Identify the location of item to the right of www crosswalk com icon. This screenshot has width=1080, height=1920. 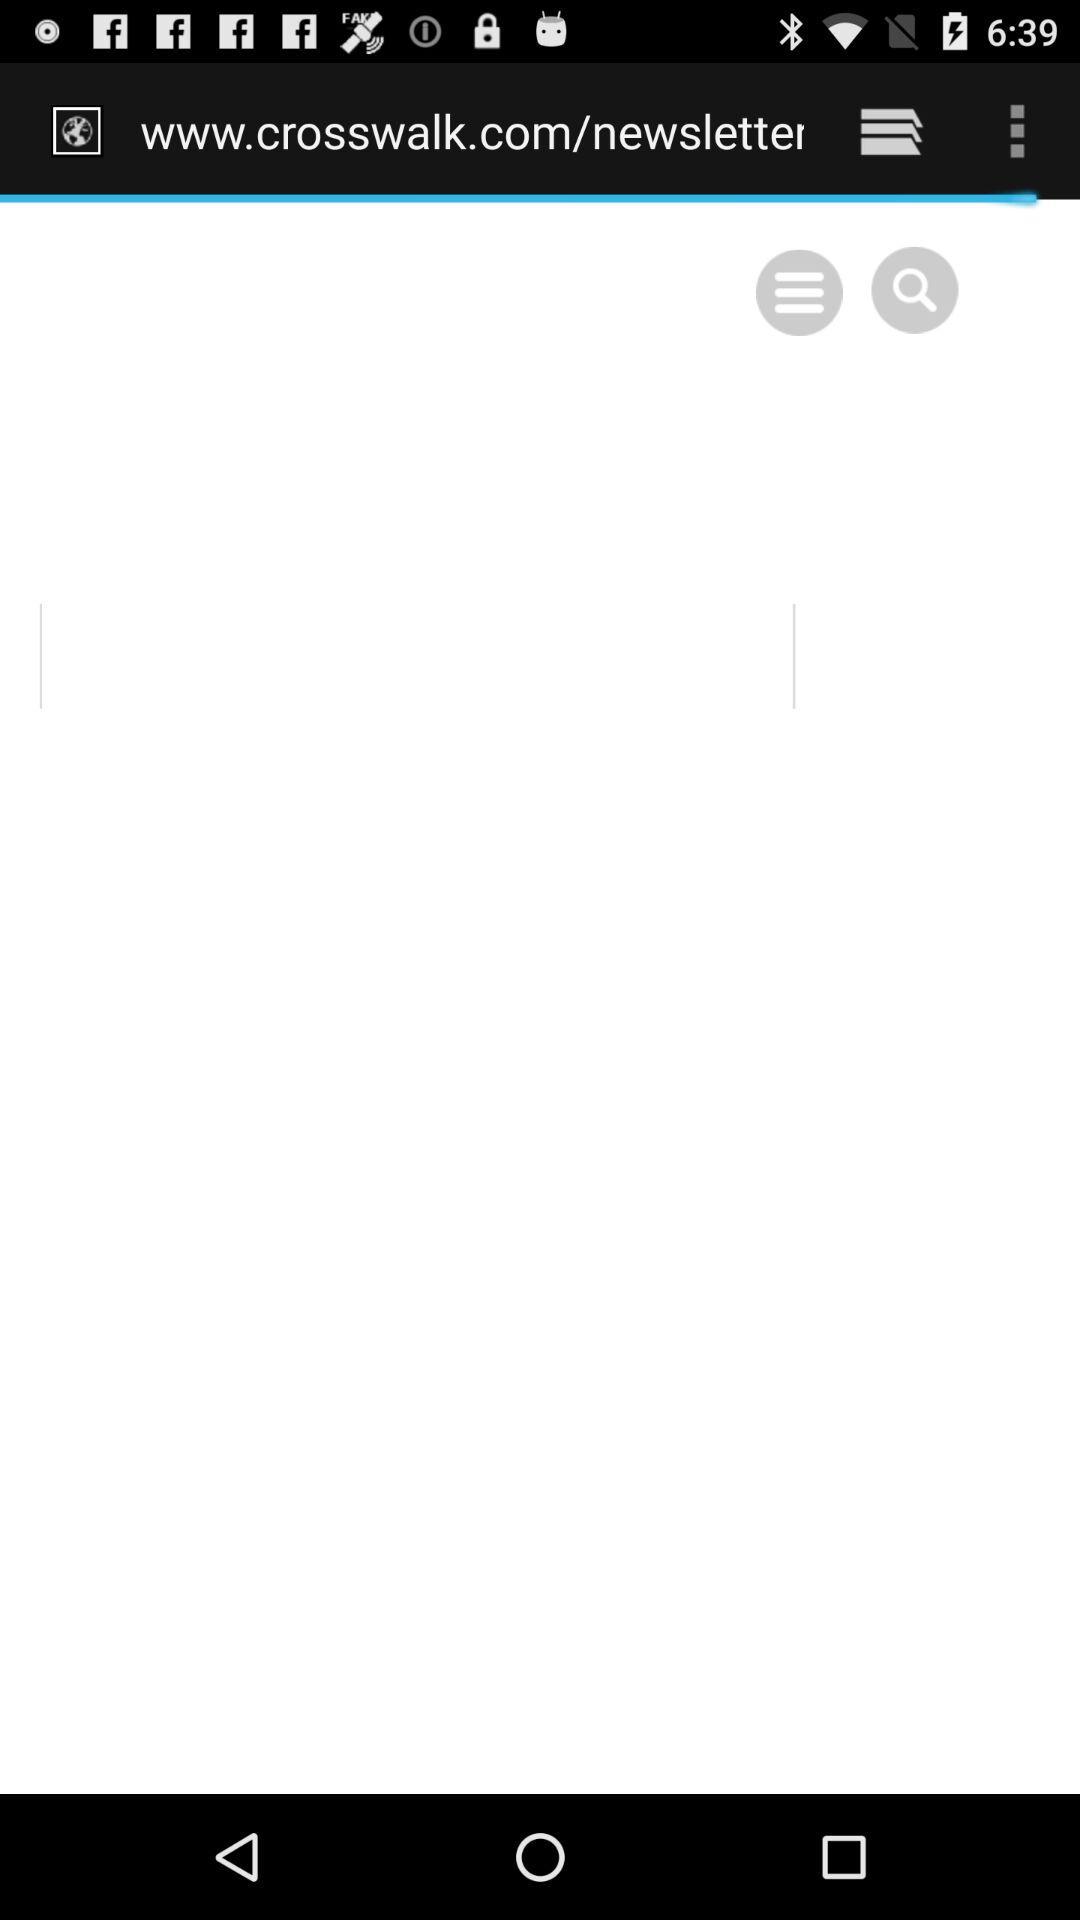
(890, 130).